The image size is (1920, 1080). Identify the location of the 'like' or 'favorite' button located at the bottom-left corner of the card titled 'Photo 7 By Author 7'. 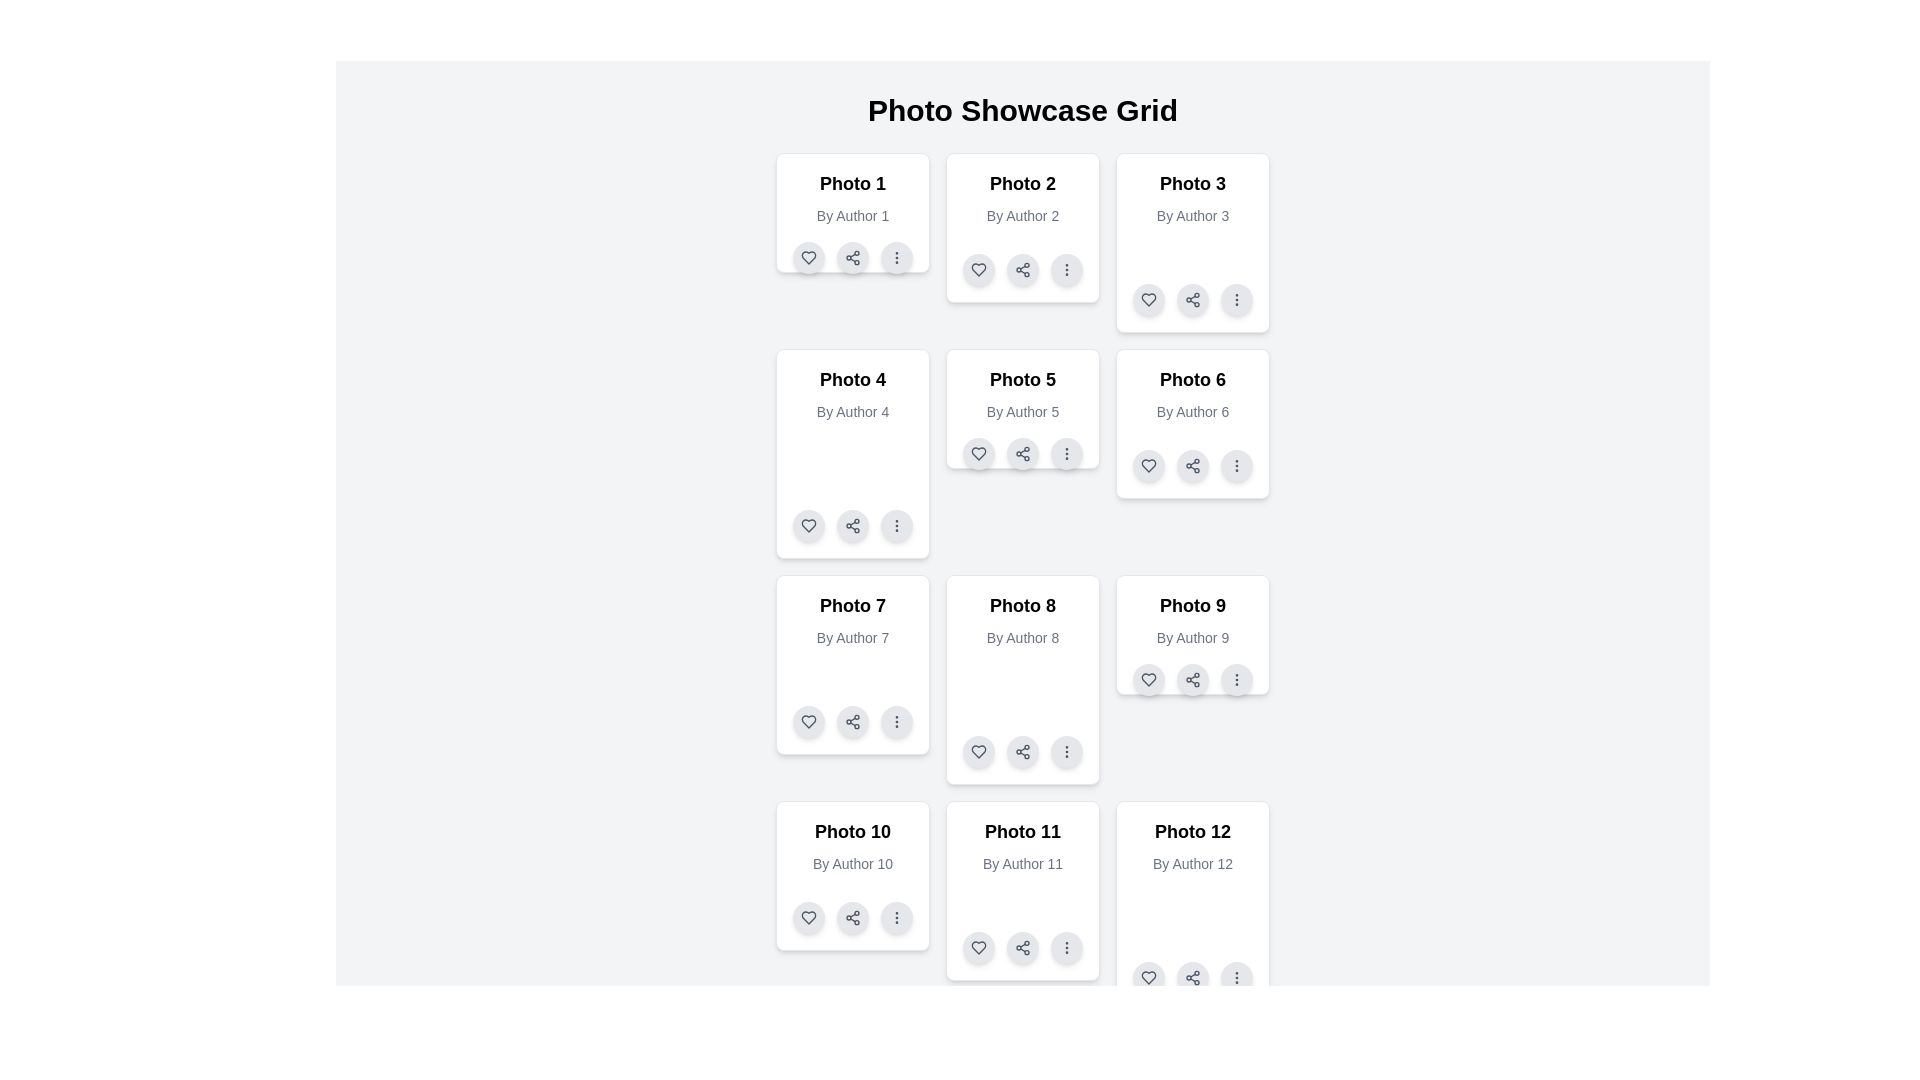
(809, 721).